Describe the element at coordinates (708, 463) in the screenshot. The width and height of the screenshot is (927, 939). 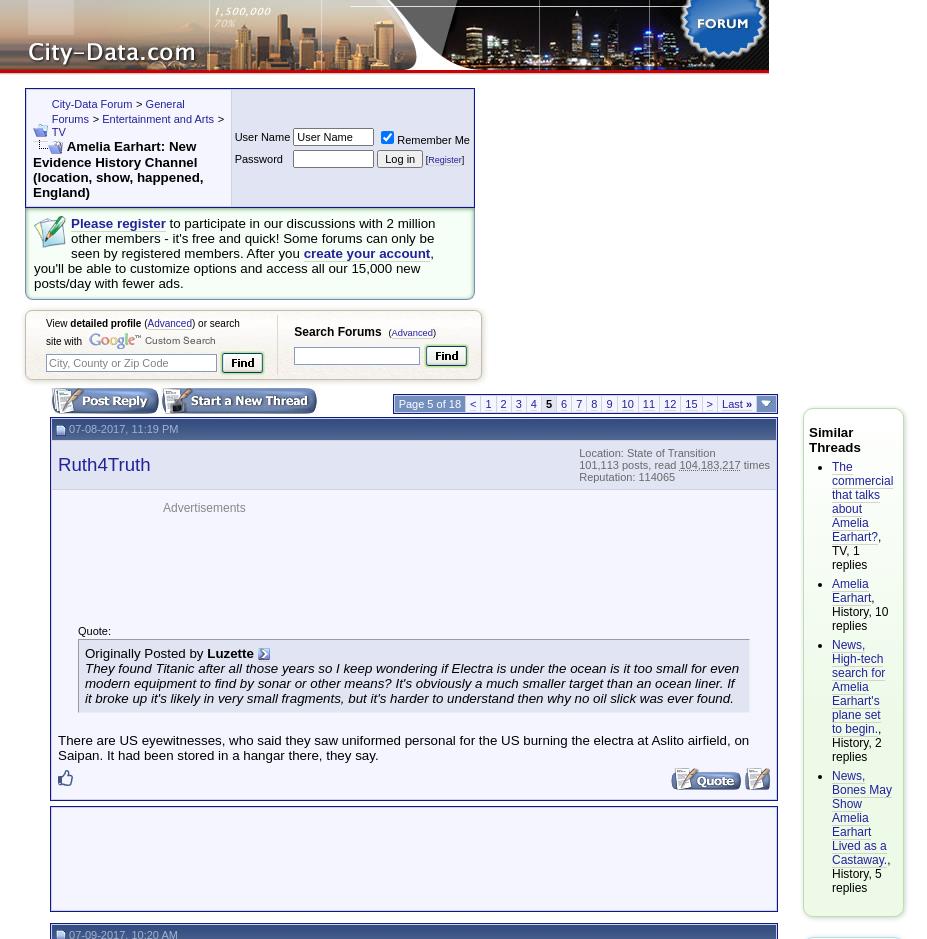
I see `'104,183,217'` at that location.